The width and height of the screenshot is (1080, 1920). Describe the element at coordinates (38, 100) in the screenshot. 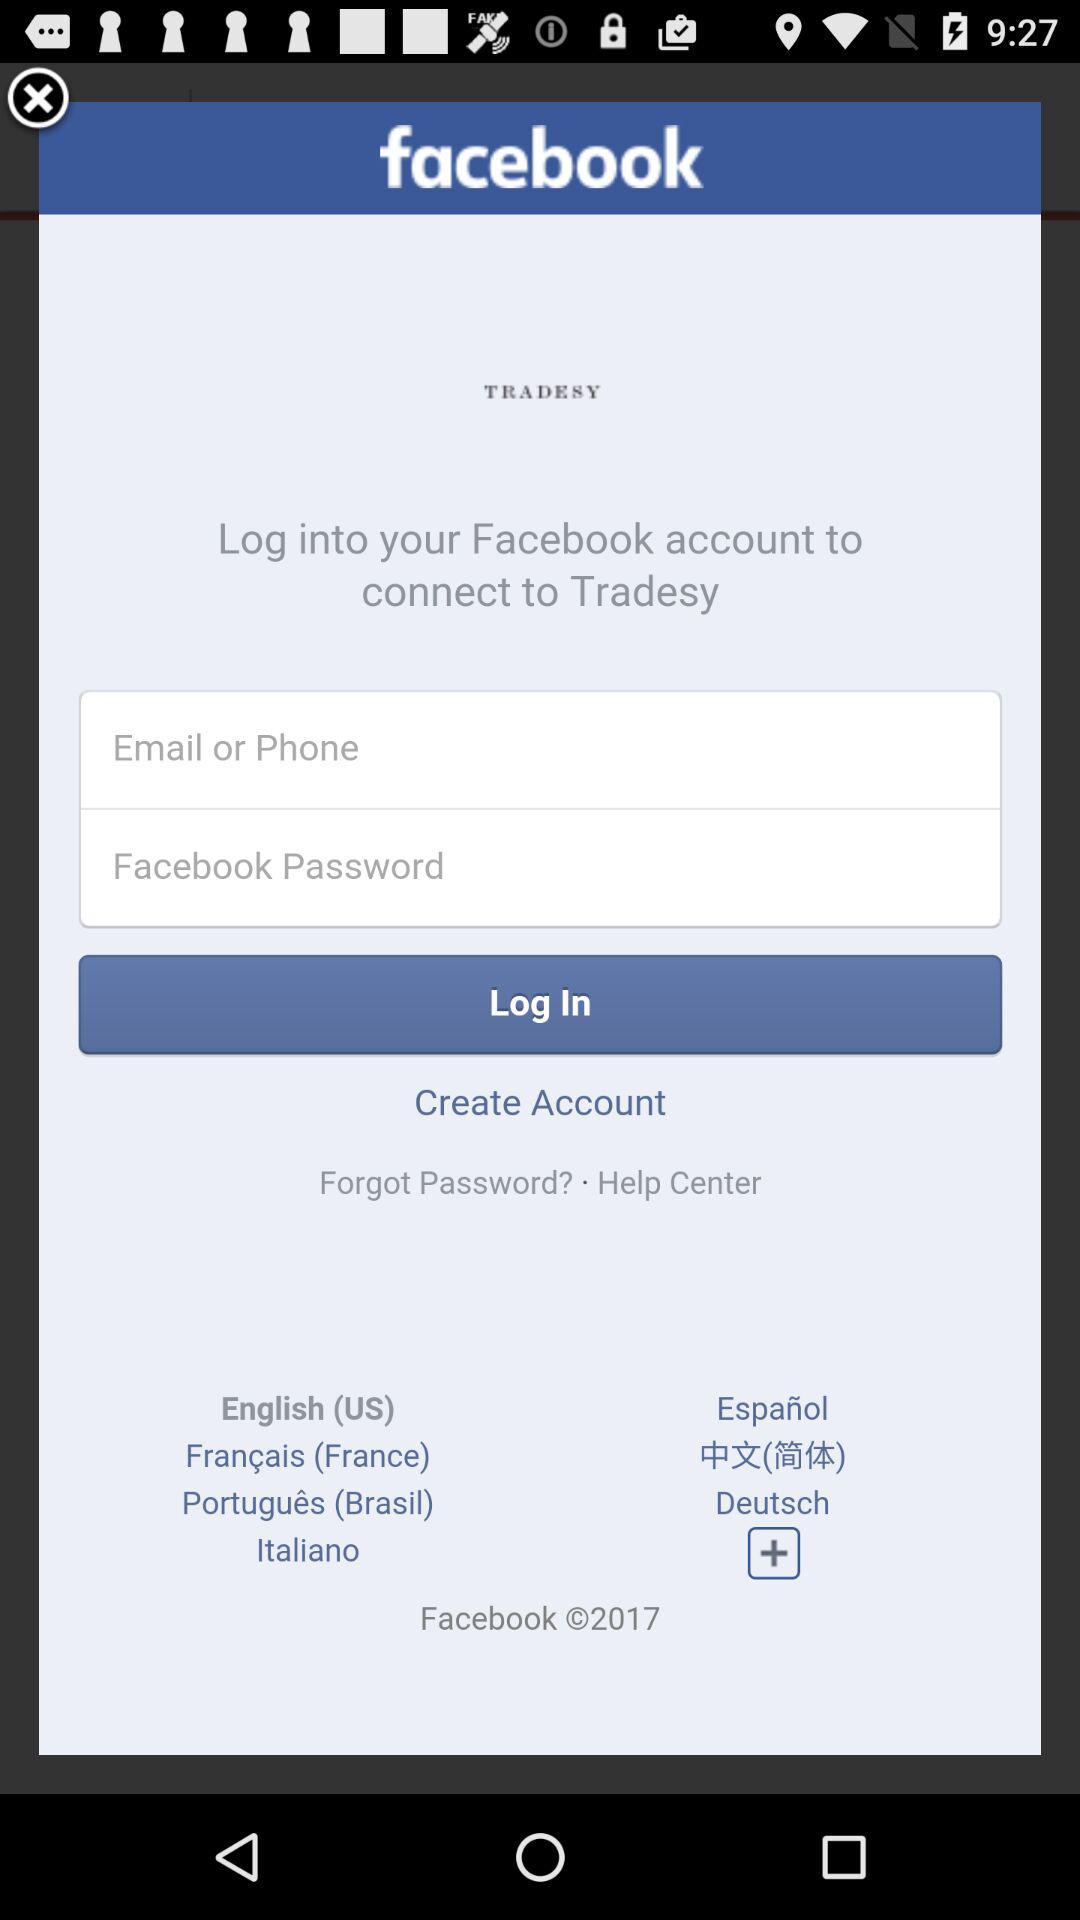

I see `option` at that location.